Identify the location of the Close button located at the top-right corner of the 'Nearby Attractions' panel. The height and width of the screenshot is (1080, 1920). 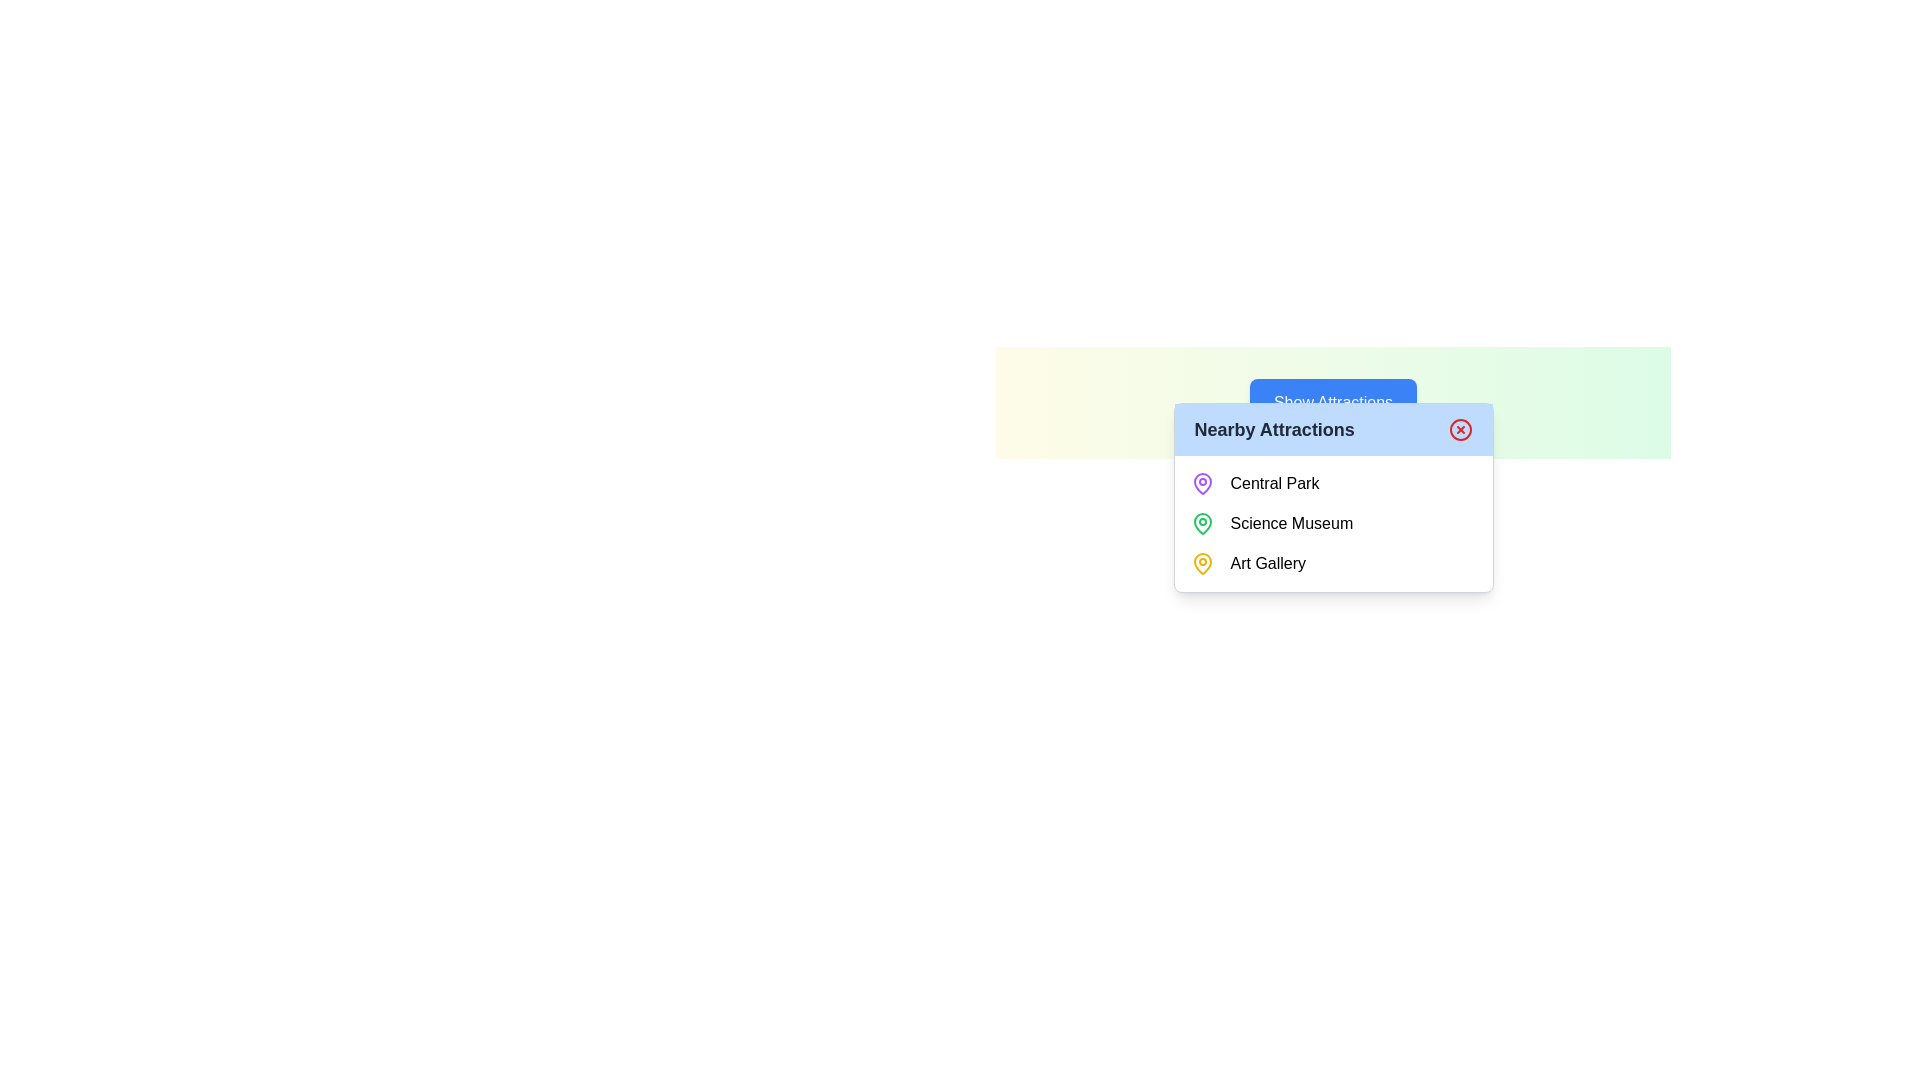
(1460, 428).